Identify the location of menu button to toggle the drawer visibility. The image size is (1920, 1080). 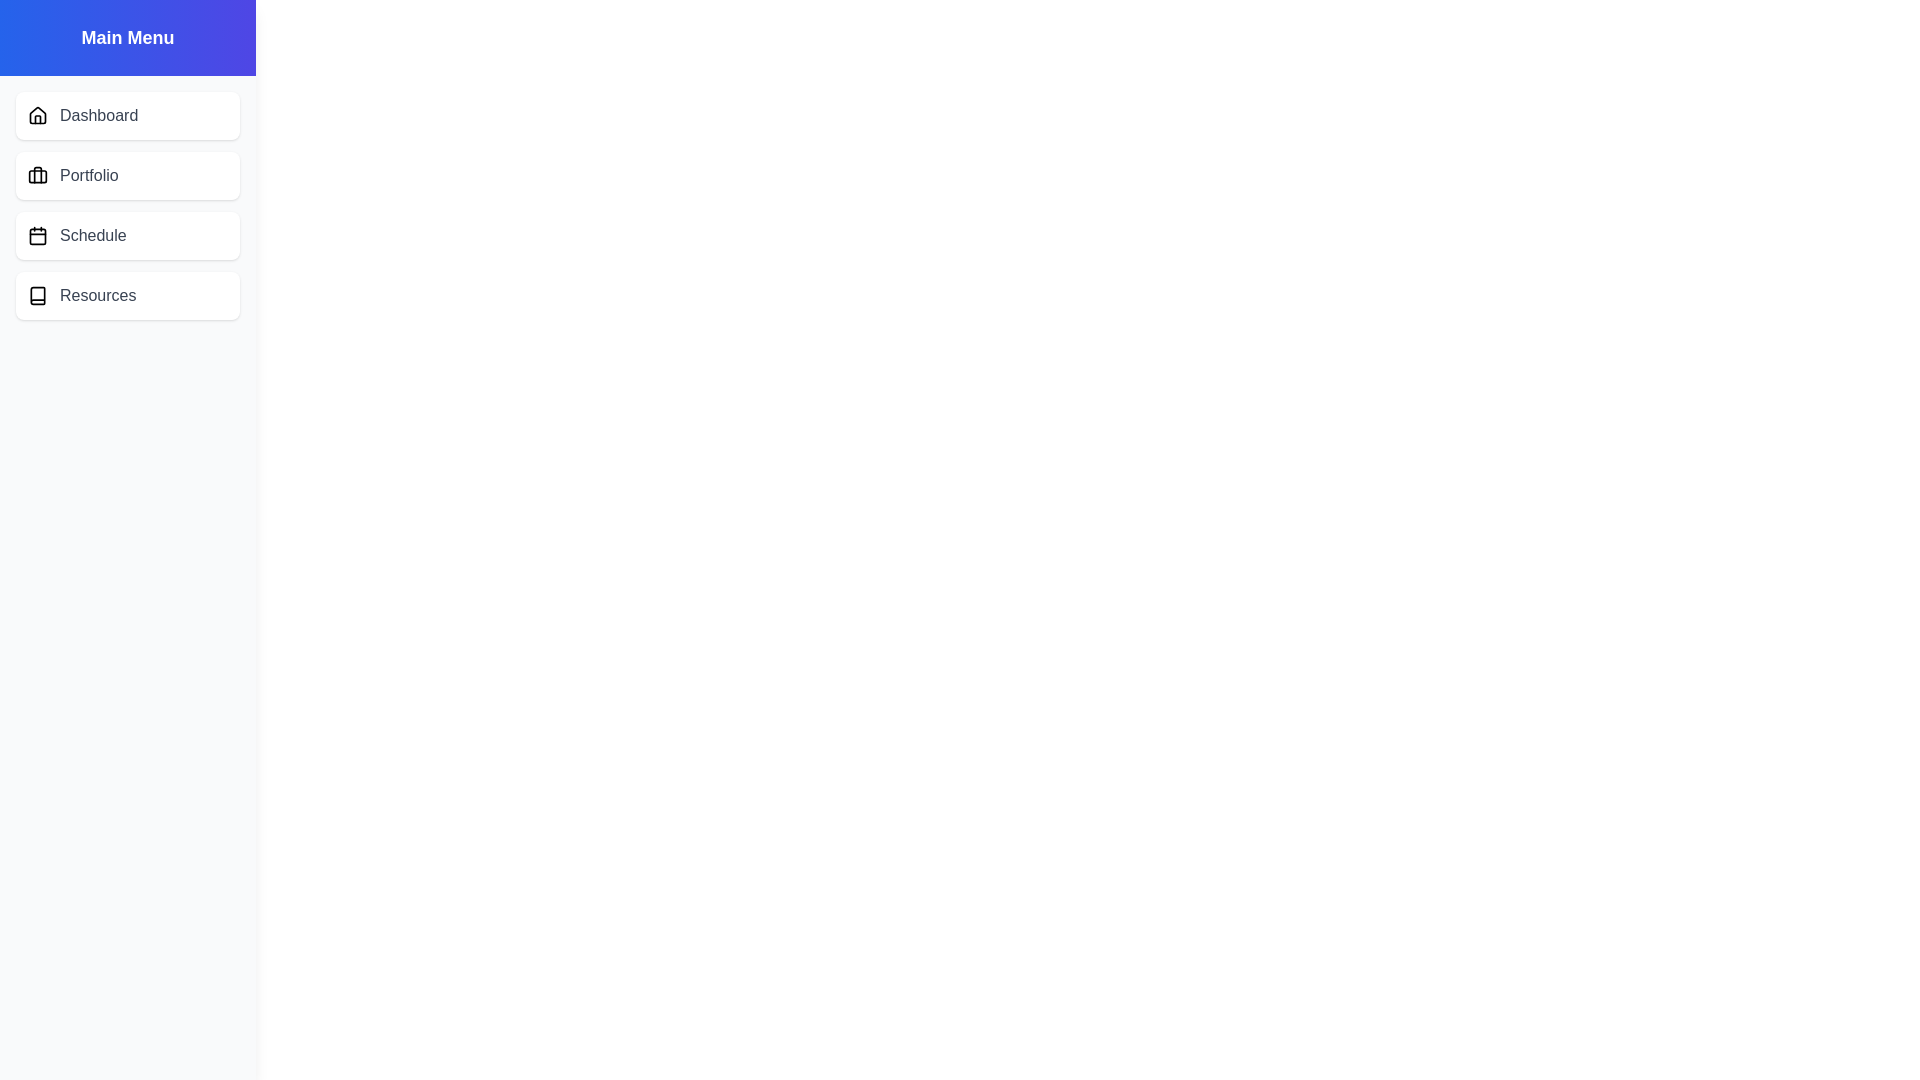
(48, 50).